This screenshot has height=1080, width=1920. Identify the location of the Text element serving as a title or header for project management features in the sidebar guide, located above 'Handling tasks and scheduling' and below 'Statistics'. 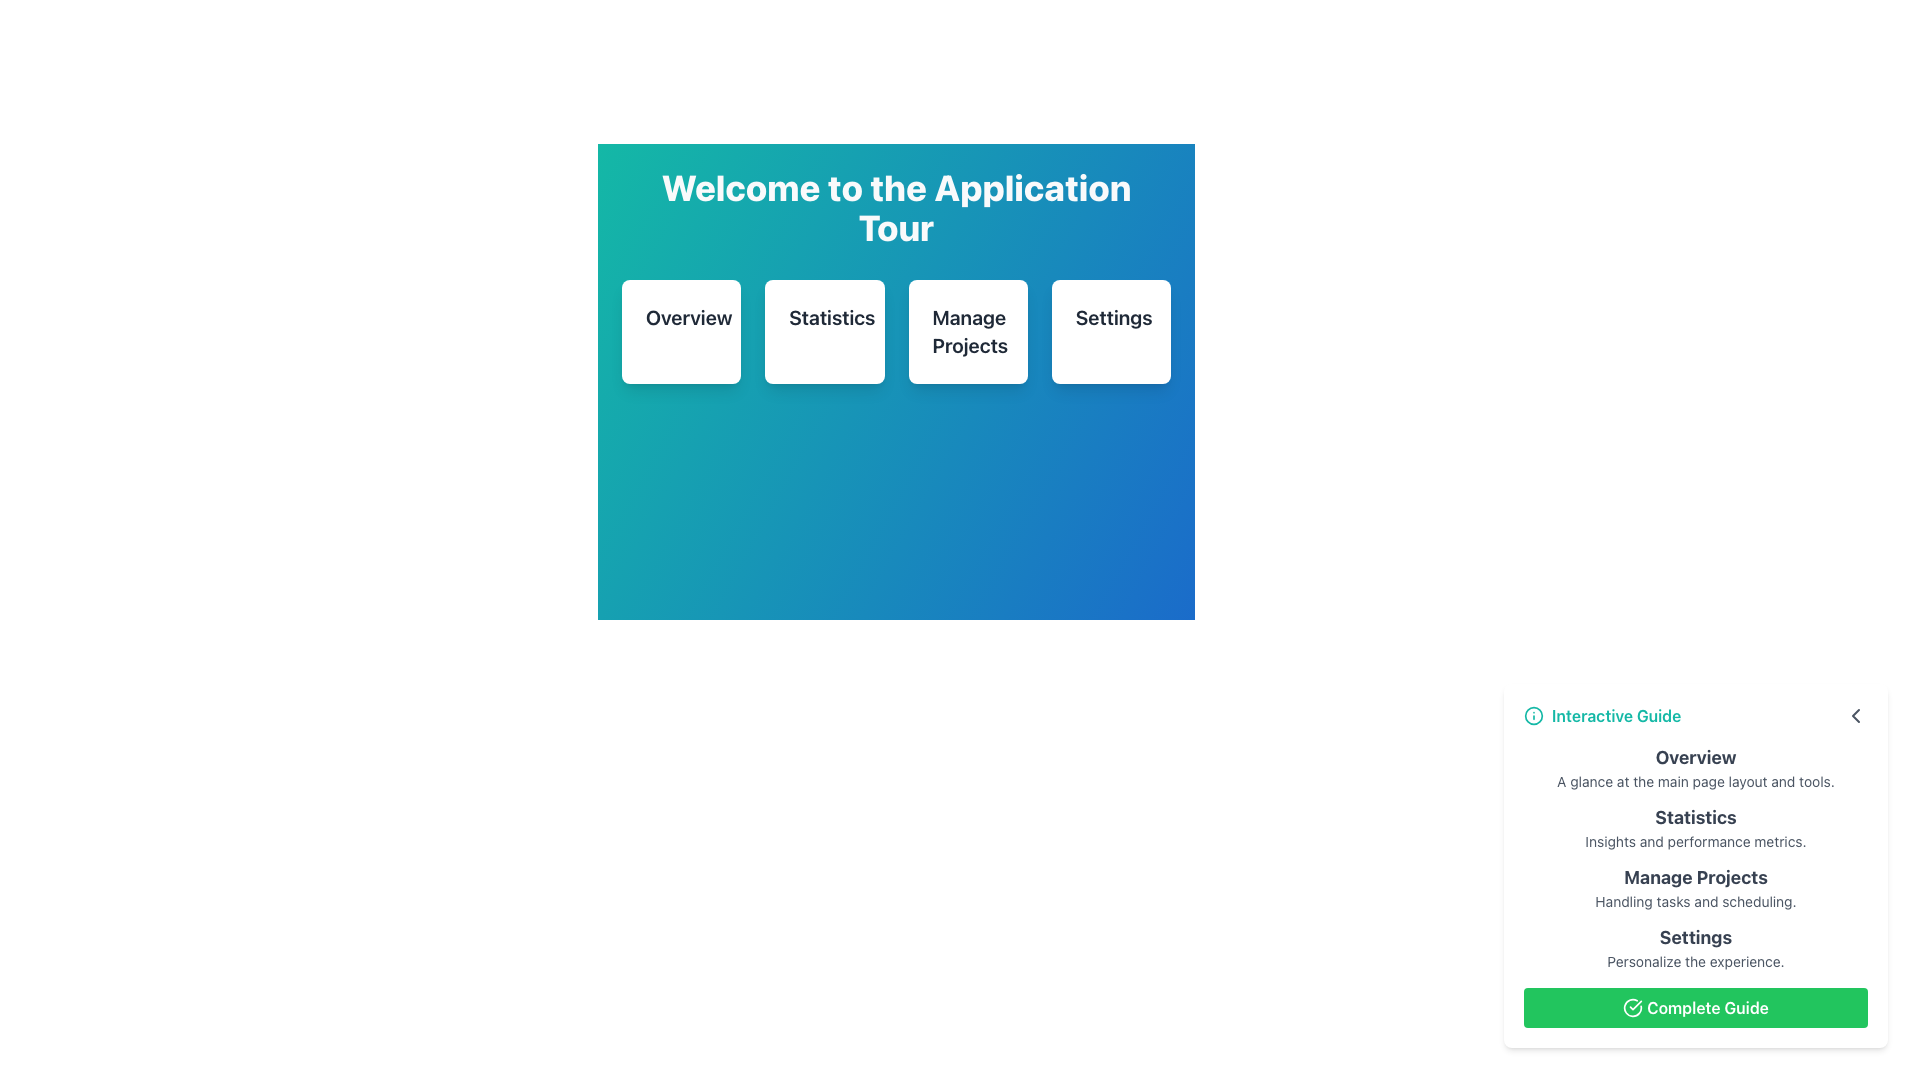
(1694, 877).